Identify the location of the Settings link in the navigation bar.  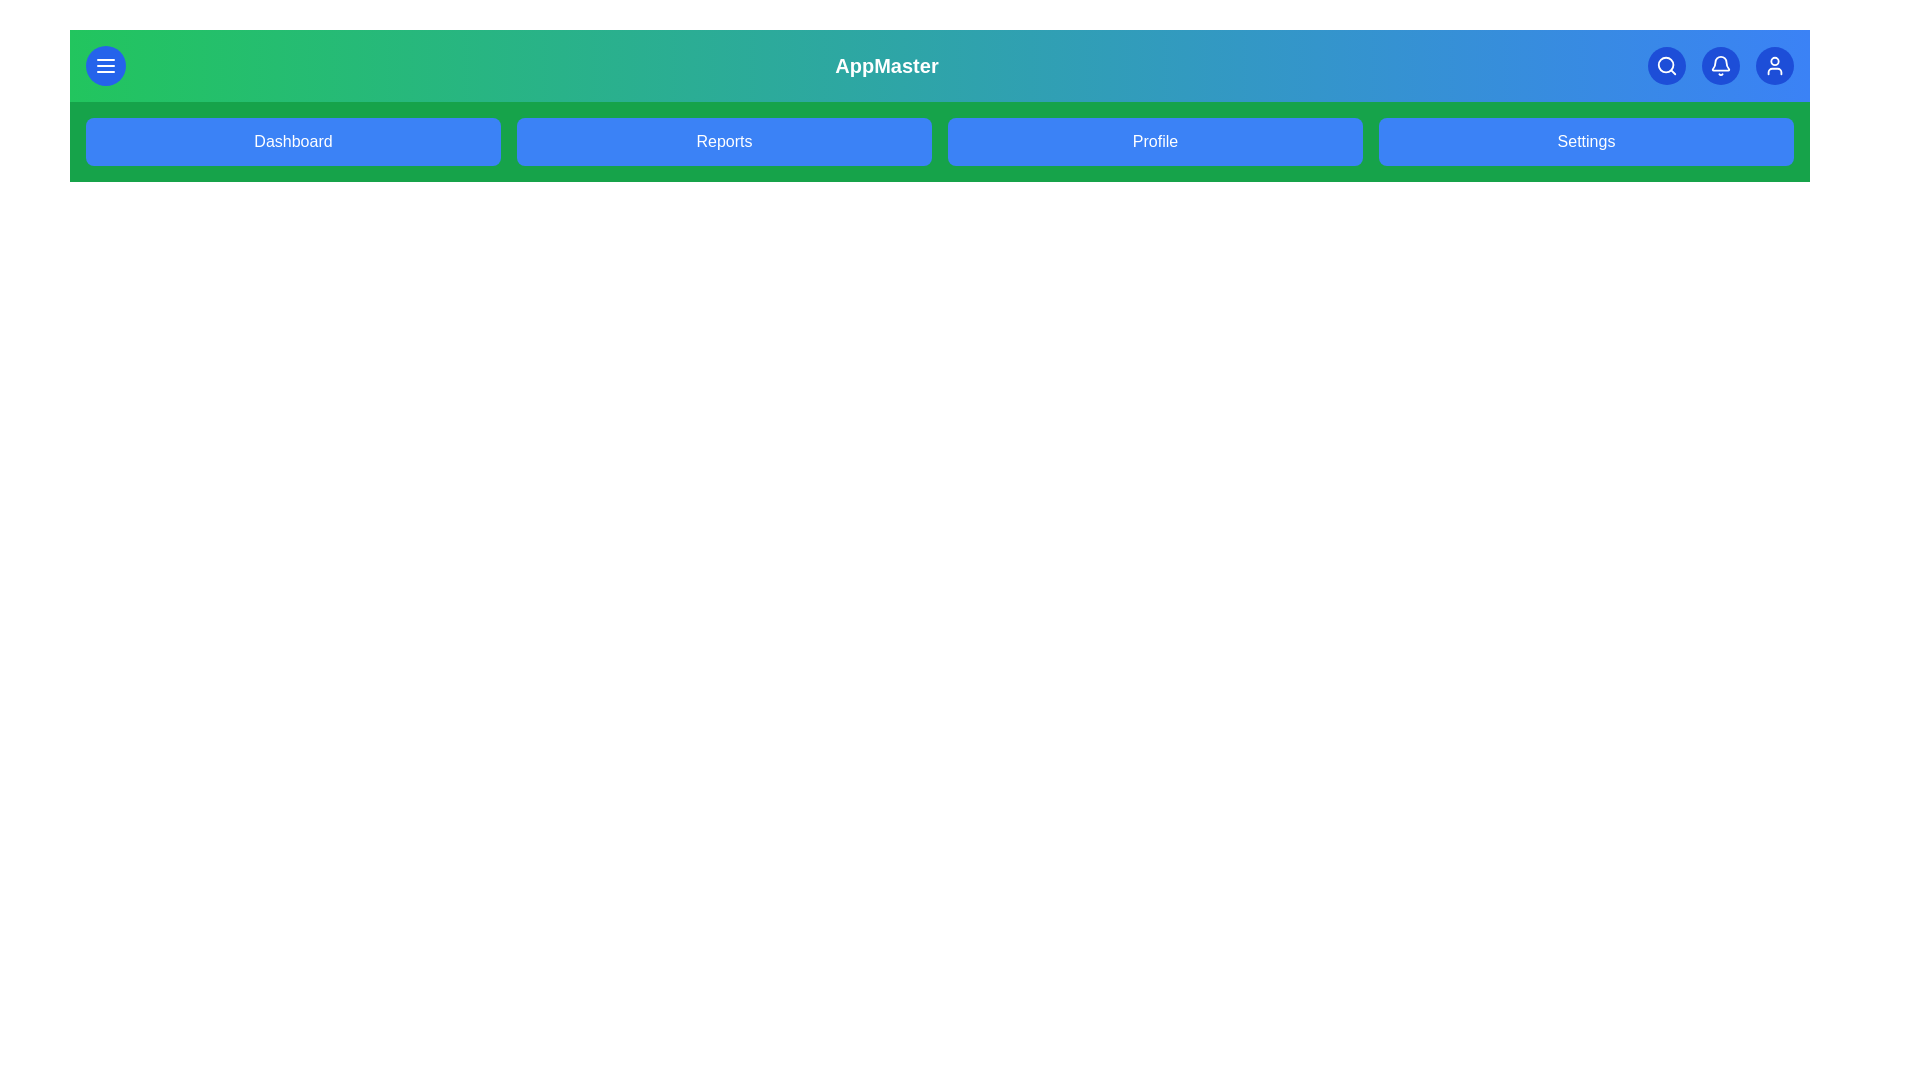
(1585, 141).